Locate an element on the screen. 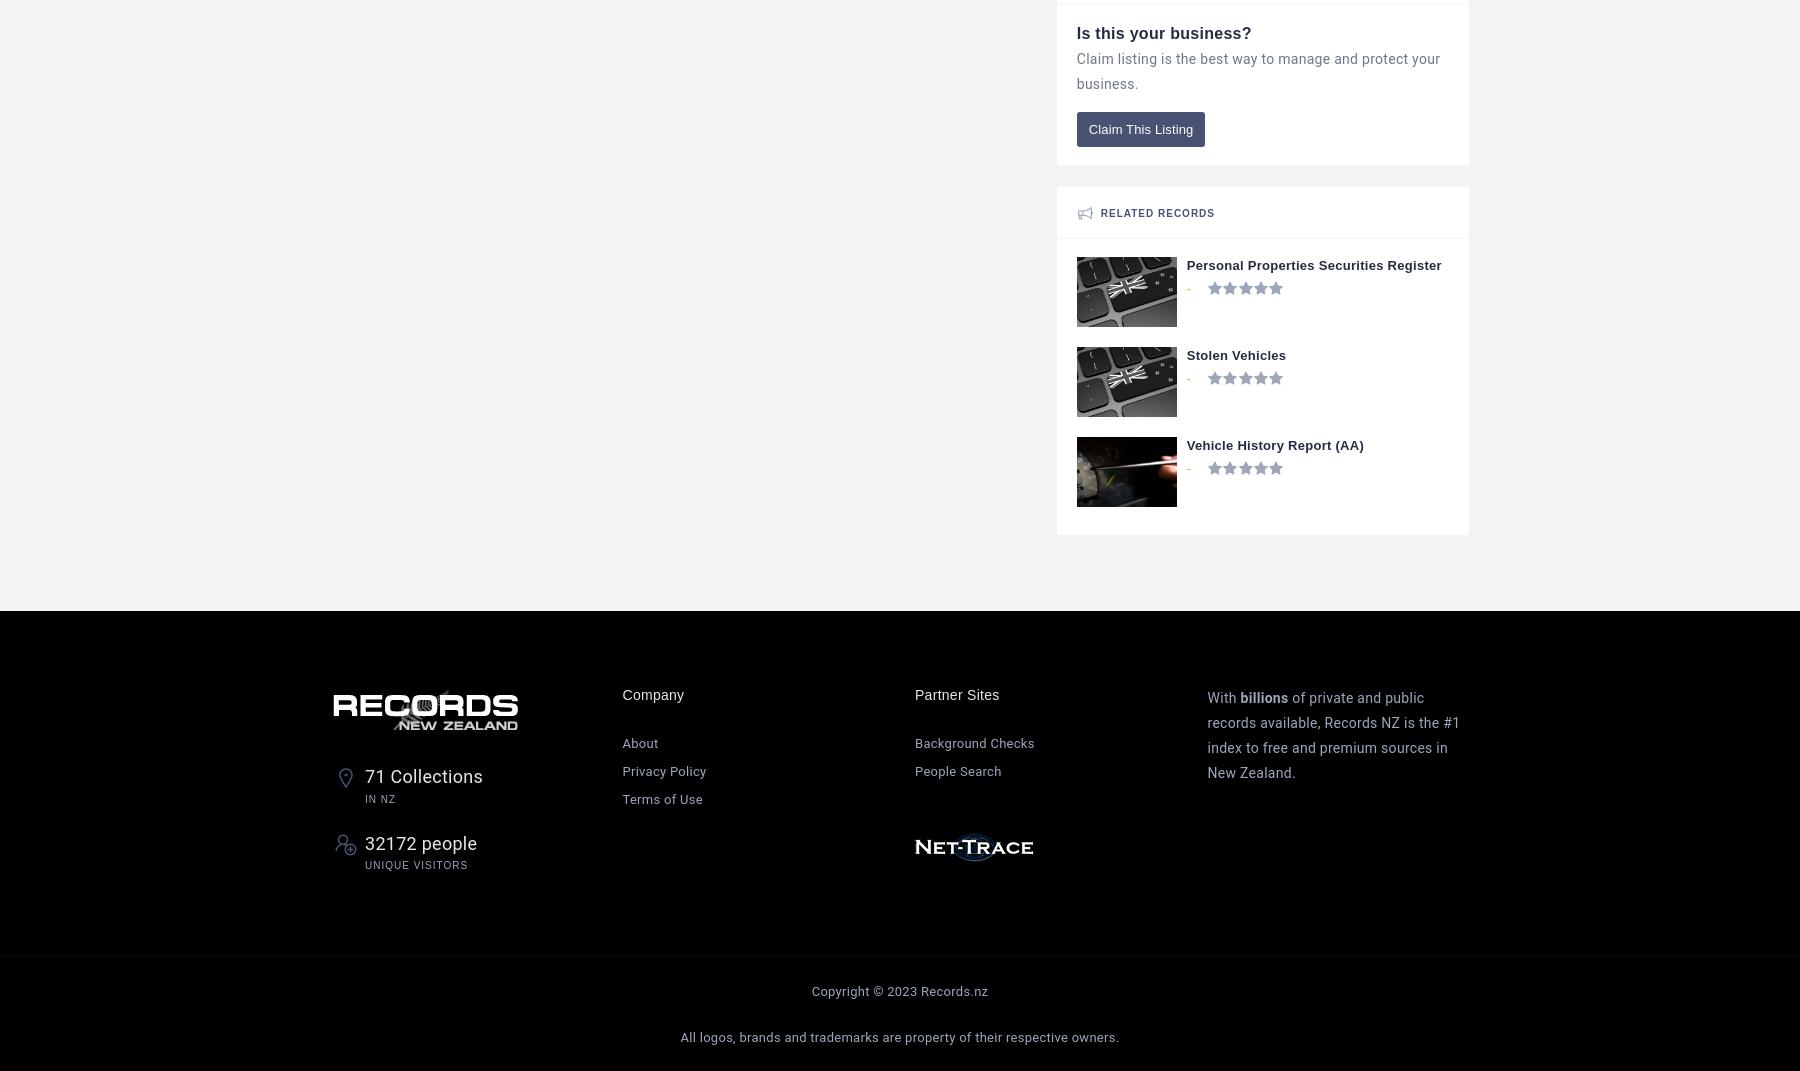  'in NZ' is located at coordinates (380, 797).